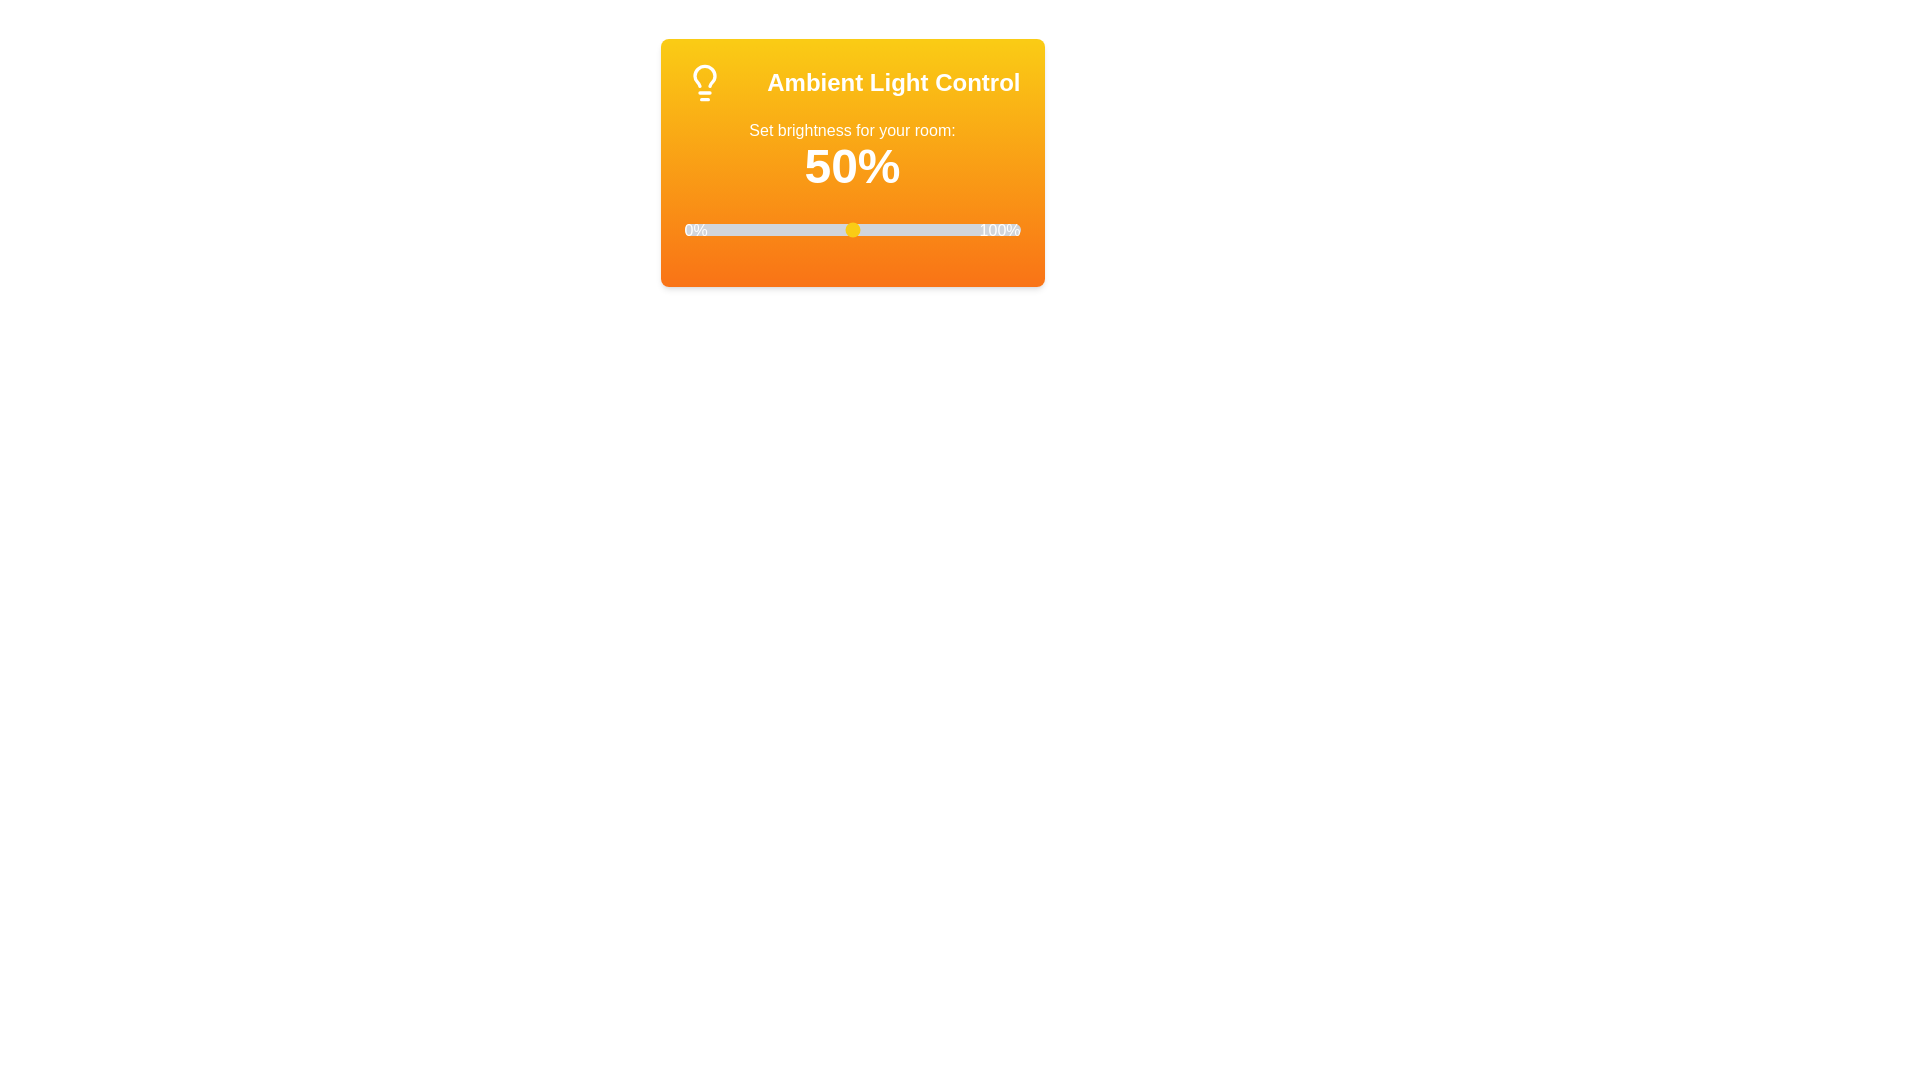 This screenshot has width=1920, height=1080. I want to click on the brightness slider to 89%, so click(983, 229).